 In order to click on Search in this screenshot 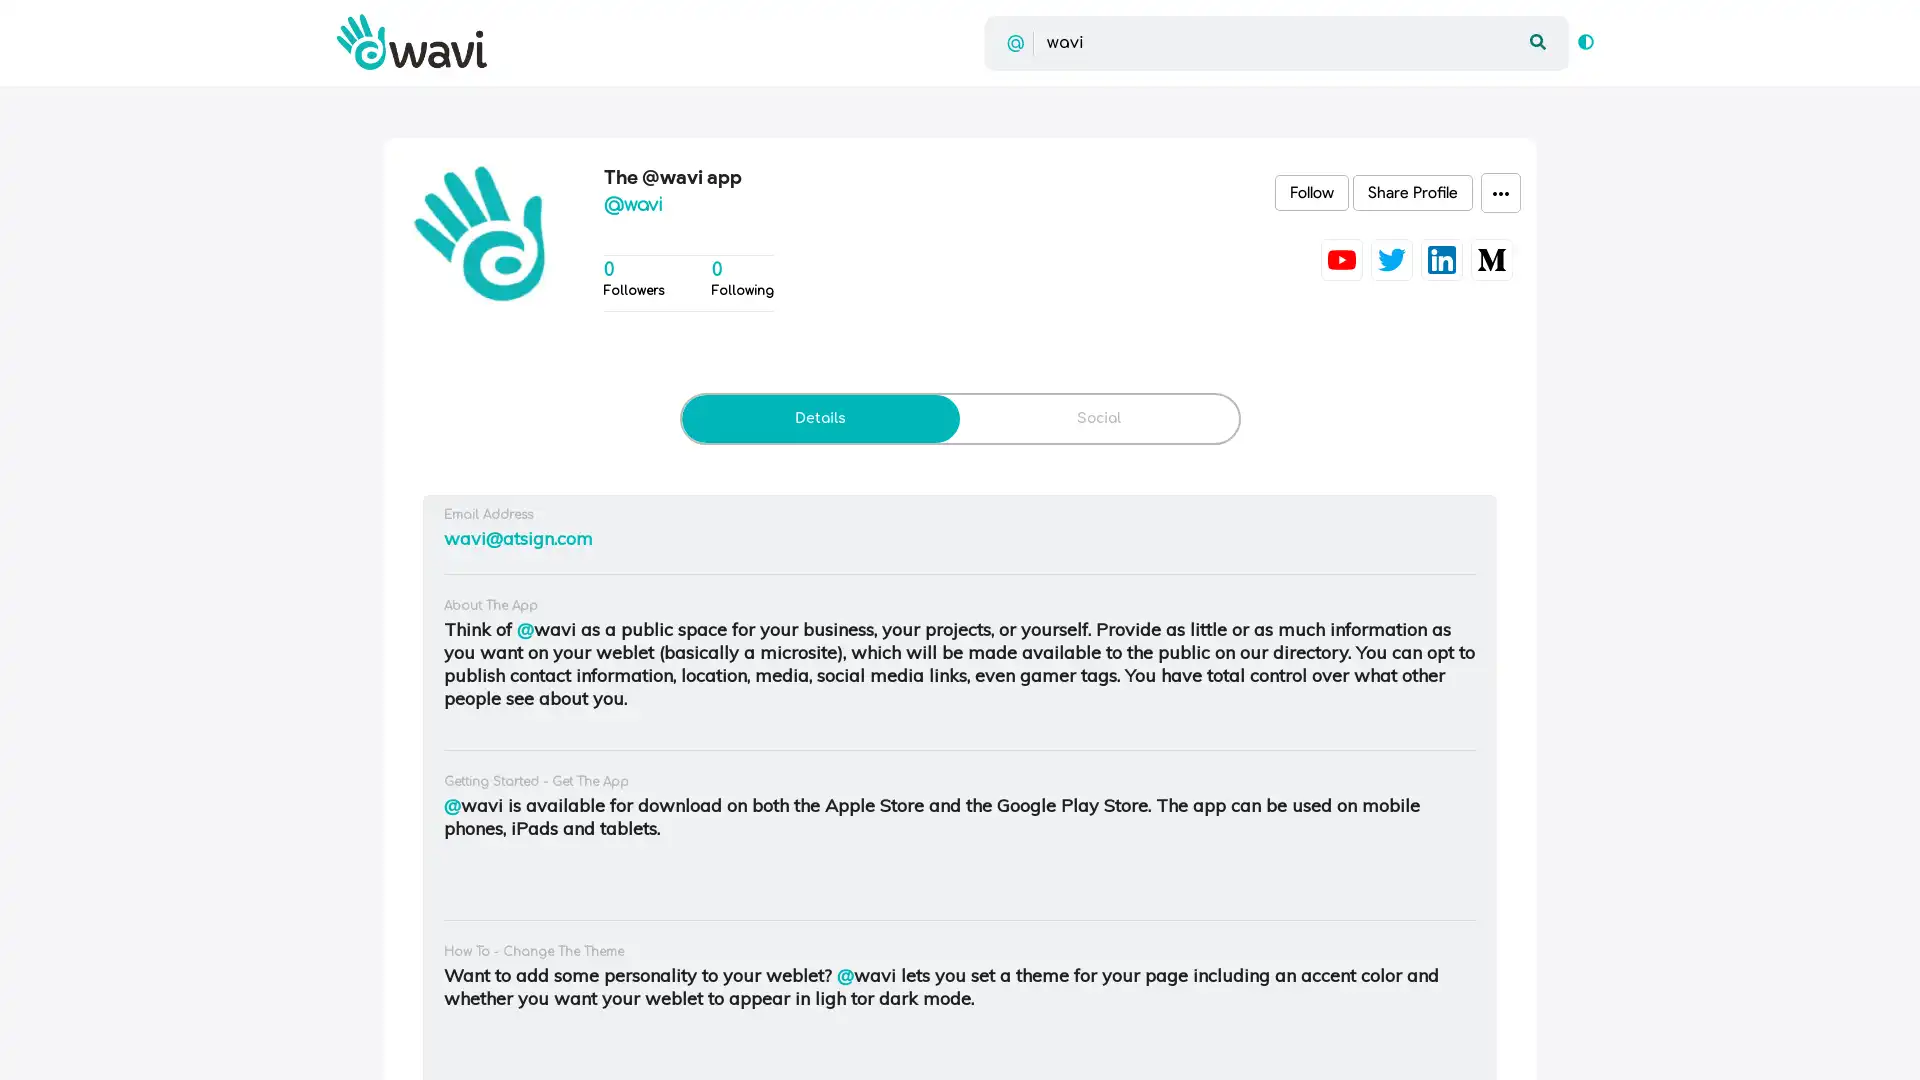, I will do `click(1536, 42)`.